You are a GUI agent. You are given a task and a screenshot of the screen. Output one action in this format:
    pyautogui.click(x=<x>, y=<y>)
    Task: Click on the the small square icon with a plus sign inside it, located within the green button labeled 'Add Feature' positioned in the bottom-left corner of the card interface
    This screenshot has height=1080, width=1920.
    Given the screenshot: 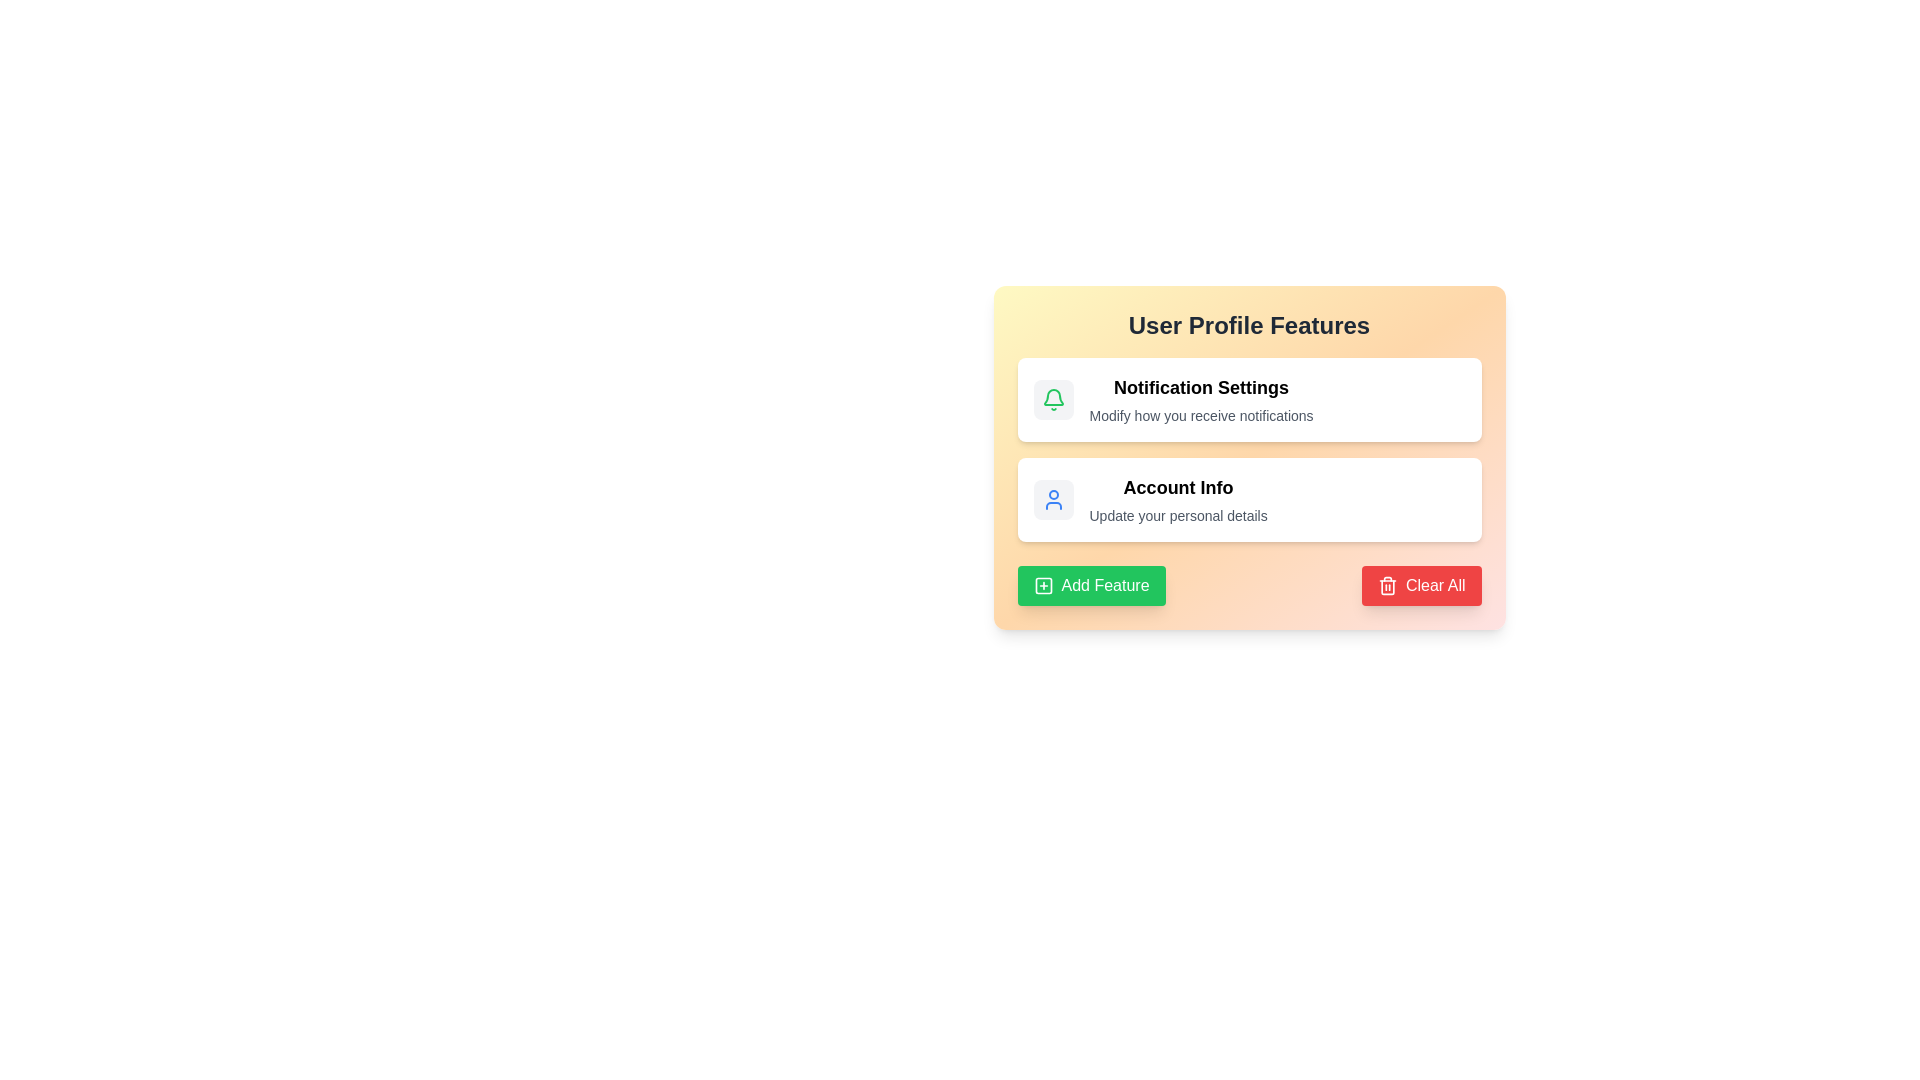 What is the action you would take?
    pyautogui.click(x=1042, y=585)
    